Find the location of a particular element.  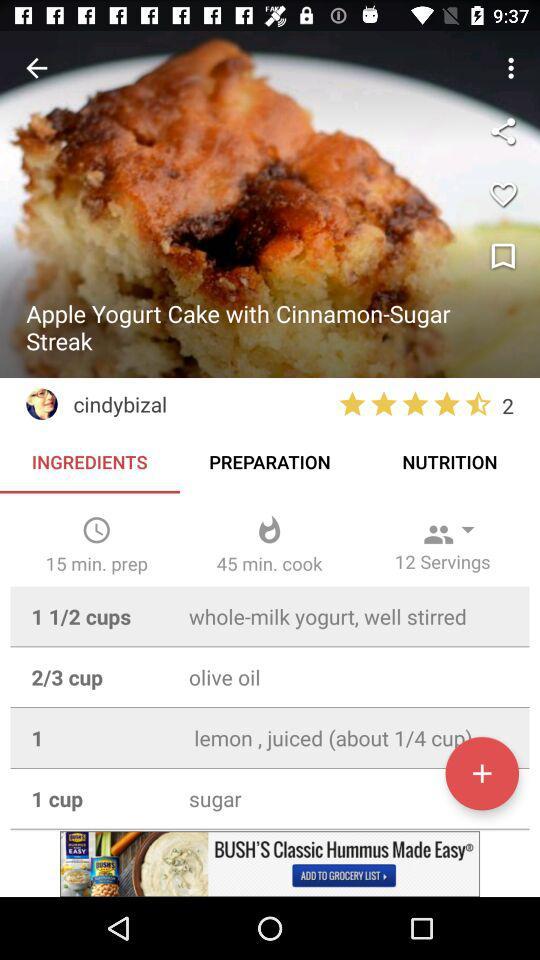

share recipe is located at coordinates (502, 130).